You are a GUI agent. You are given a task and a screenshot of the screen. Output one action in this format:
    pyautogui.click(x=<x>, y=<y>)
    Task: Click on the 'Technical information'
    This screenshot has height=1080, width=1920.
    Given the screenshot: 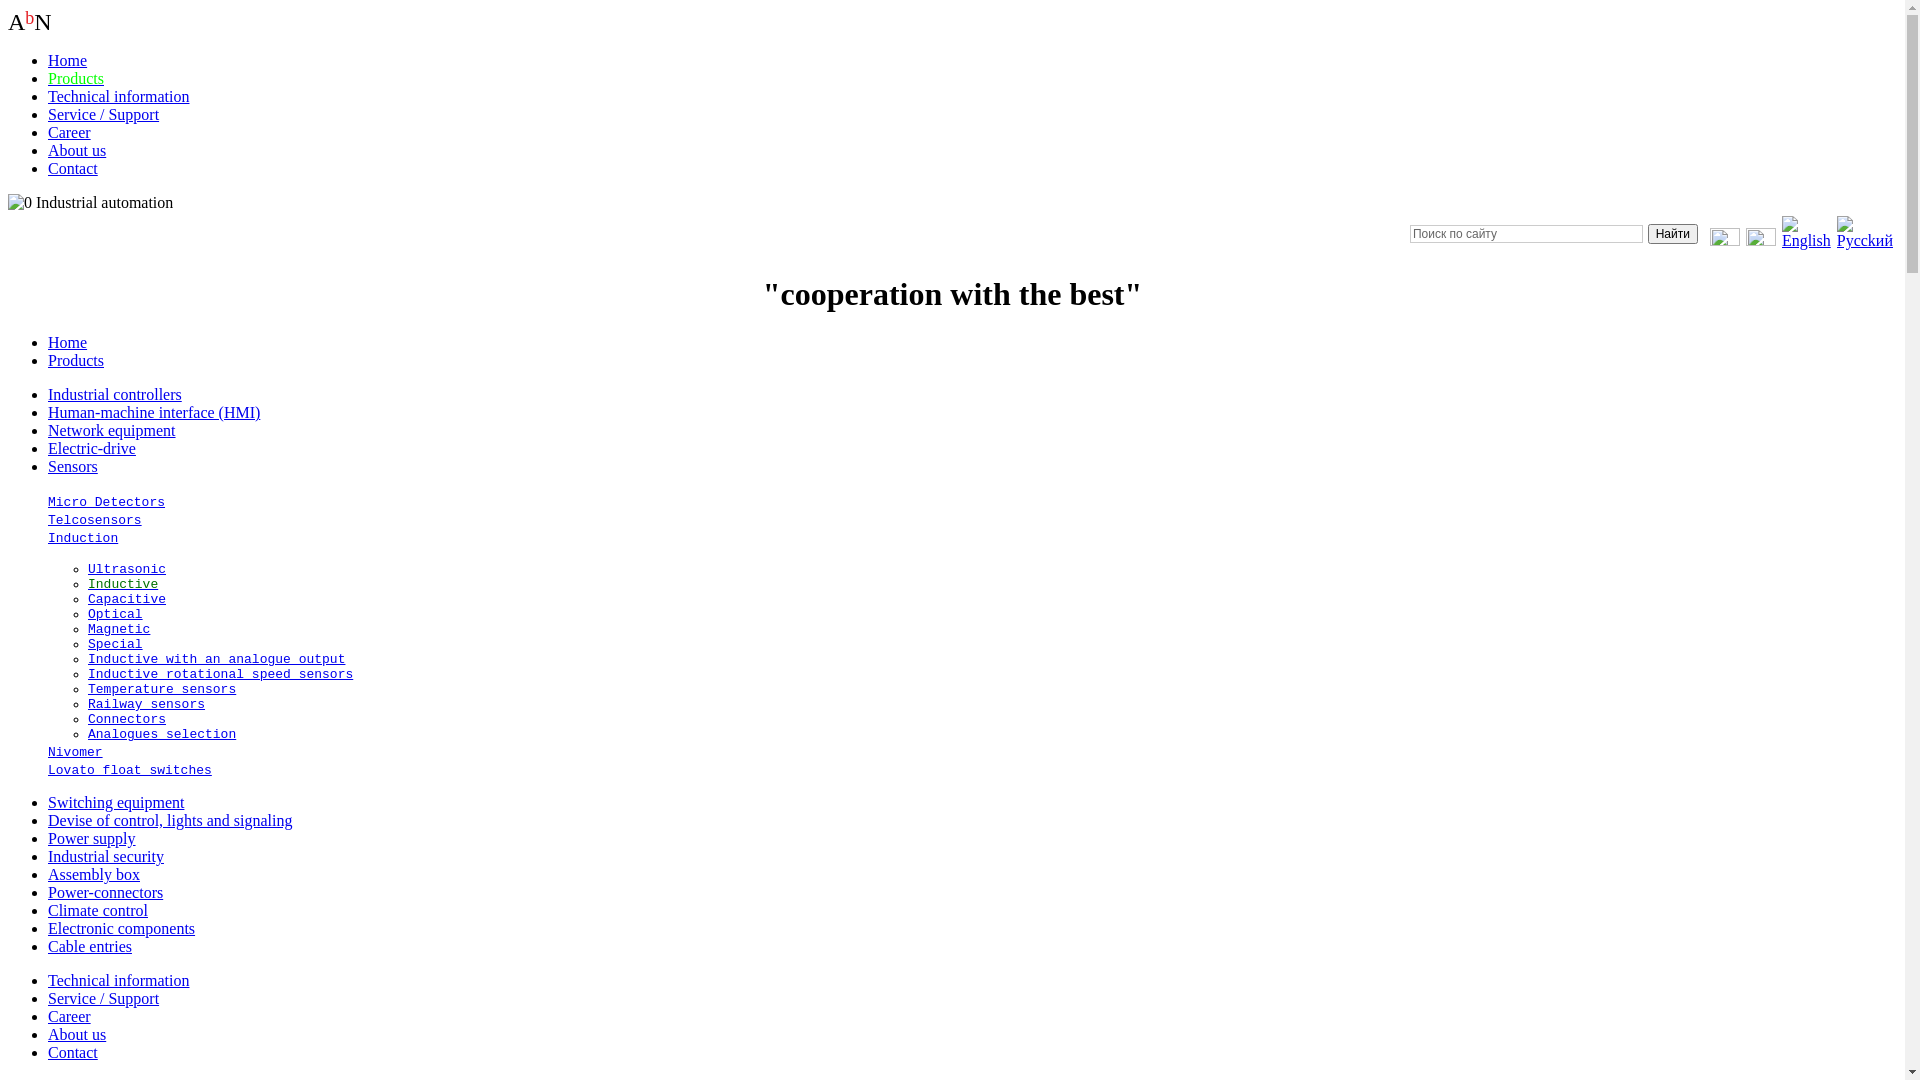 What is the action you would take?
    pyautogui.click(x=118, y=979)
    